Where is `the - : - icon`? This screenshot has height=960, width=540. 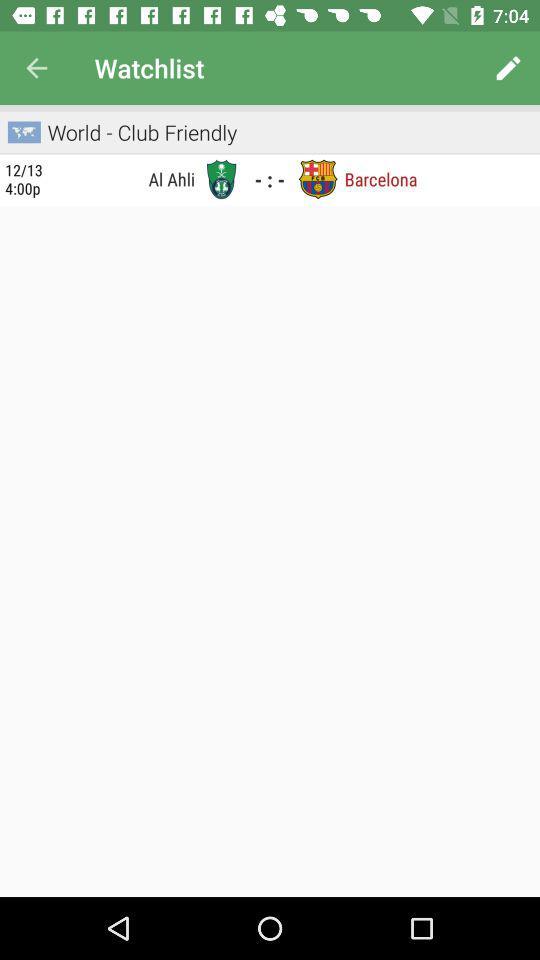 the - : - icon is located at coordinates (269, 178).